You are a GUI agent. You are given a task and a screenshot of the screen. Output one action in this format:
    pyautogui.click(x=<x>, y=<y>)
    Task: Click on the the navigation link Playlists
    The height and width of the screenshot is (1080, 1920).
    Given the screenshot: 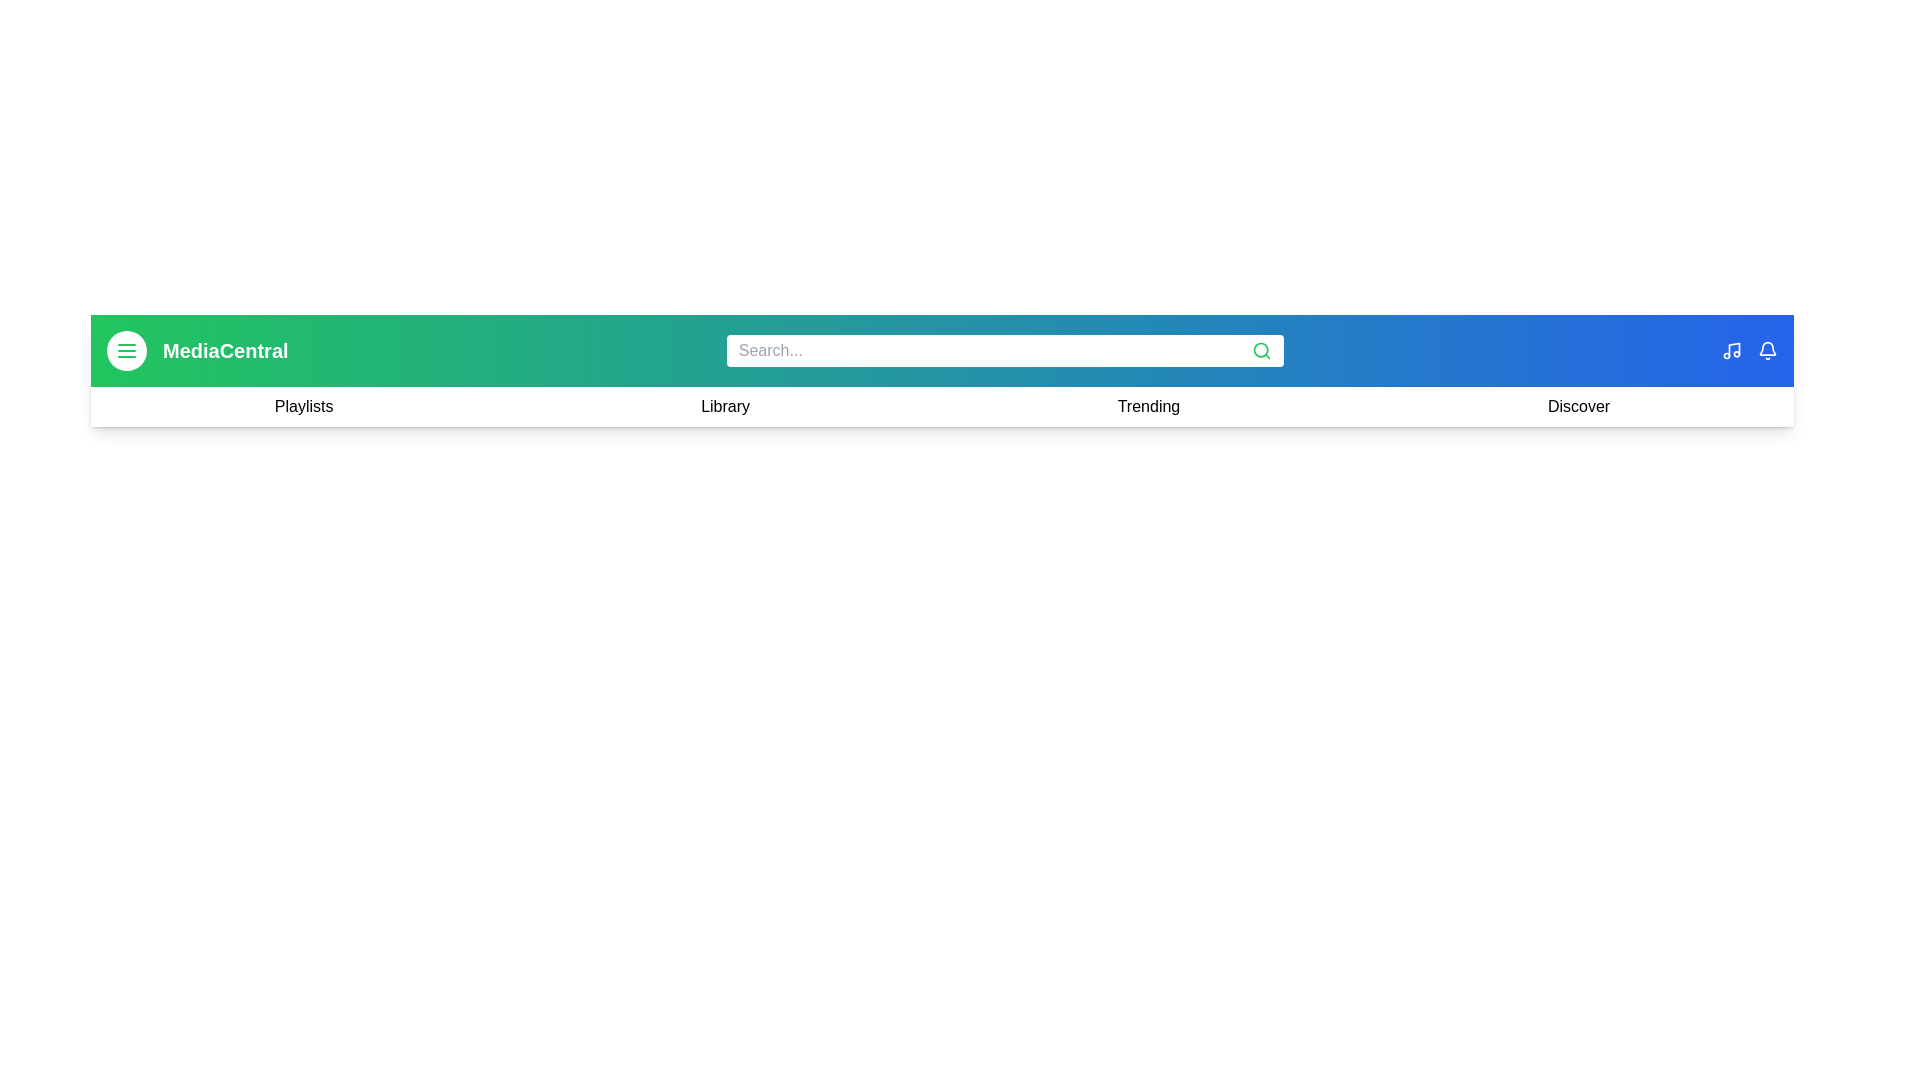 What is the action you would take?
    pyautogui.click(x=303, y=406)
    